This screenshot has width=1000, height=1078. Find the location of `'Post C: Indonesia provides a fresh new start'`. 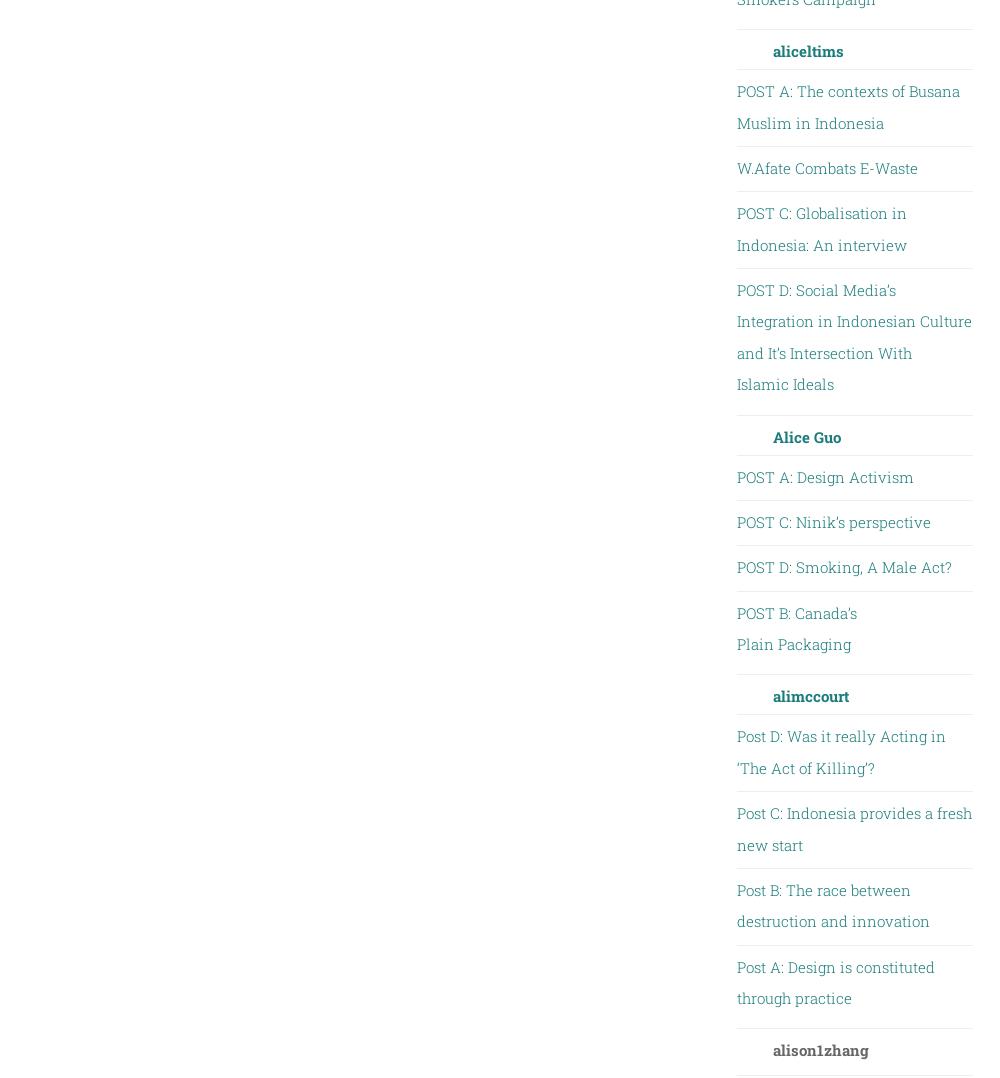

'Post C: Indonesia provides a fresh new start' is located at coordinates (852, 828).